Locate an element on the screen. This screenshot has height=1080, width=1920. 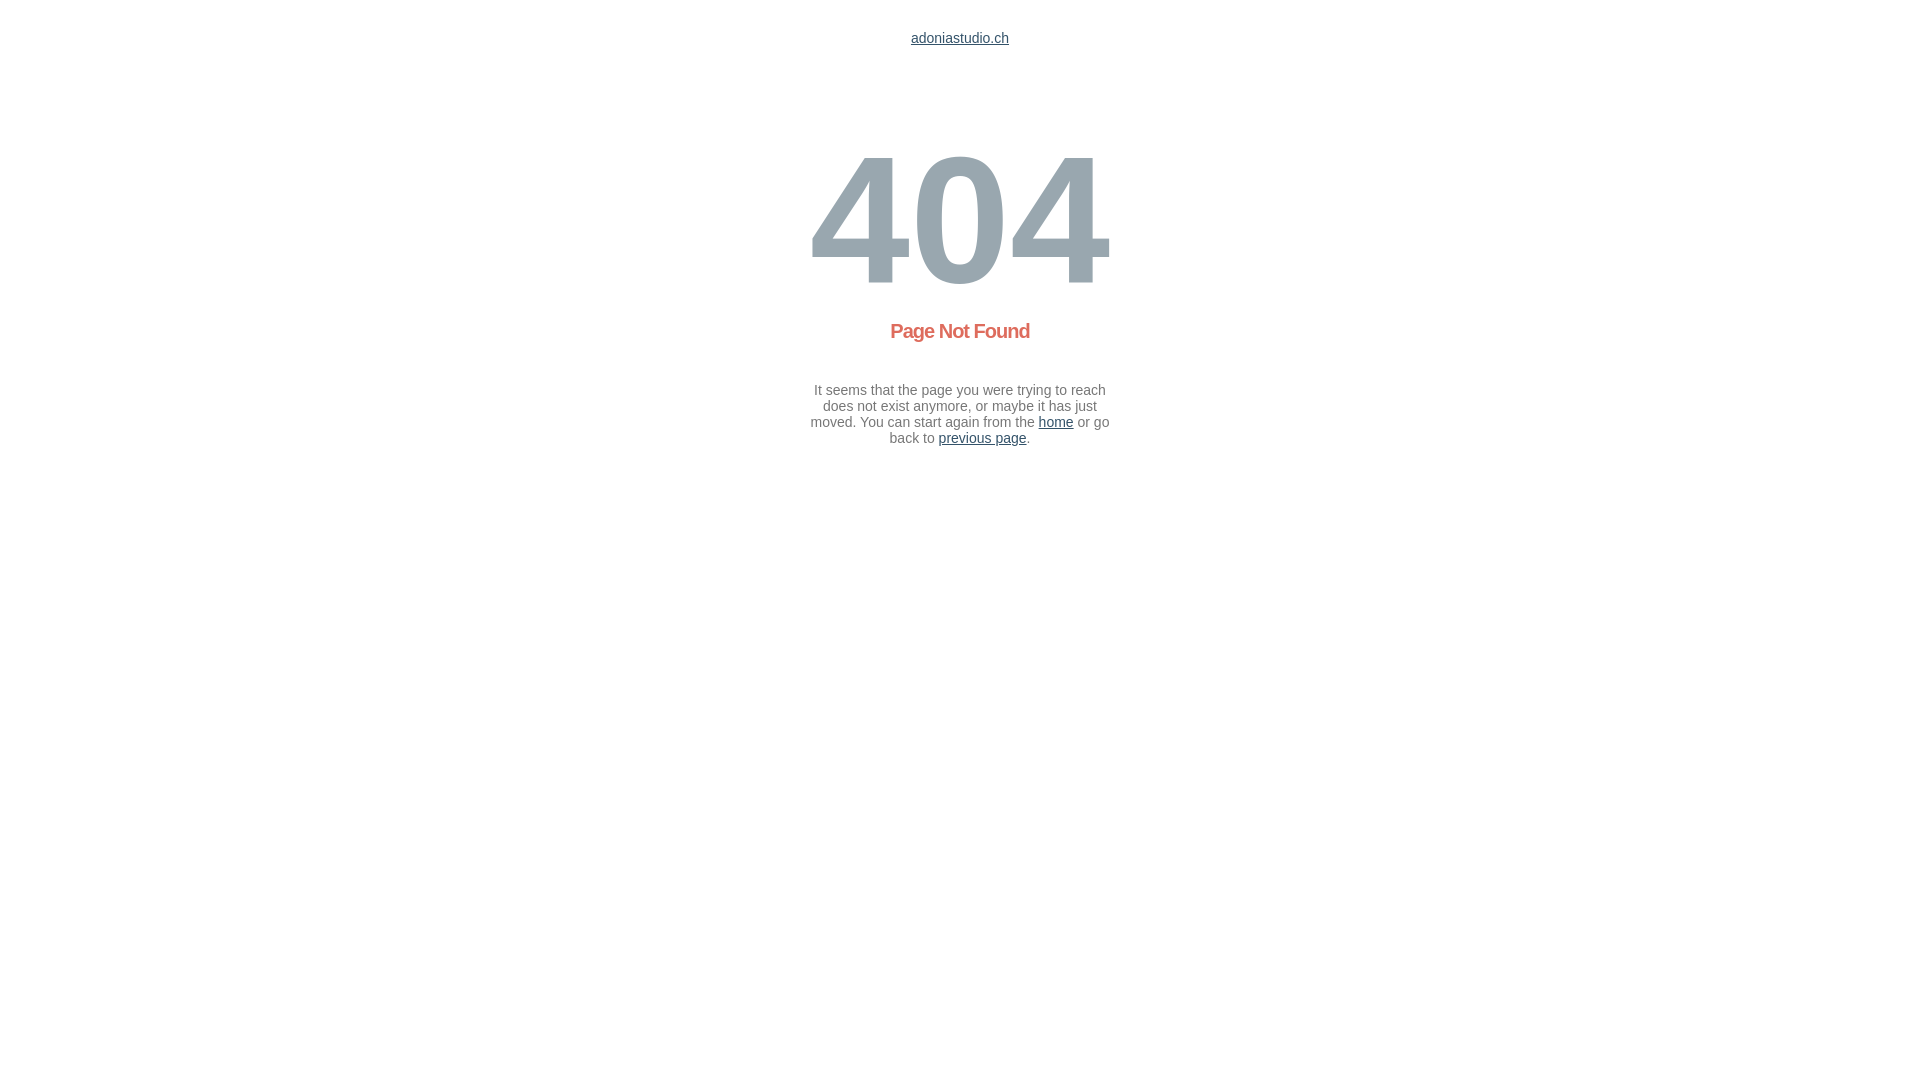
'home' is located at coordinates (1055, 420).